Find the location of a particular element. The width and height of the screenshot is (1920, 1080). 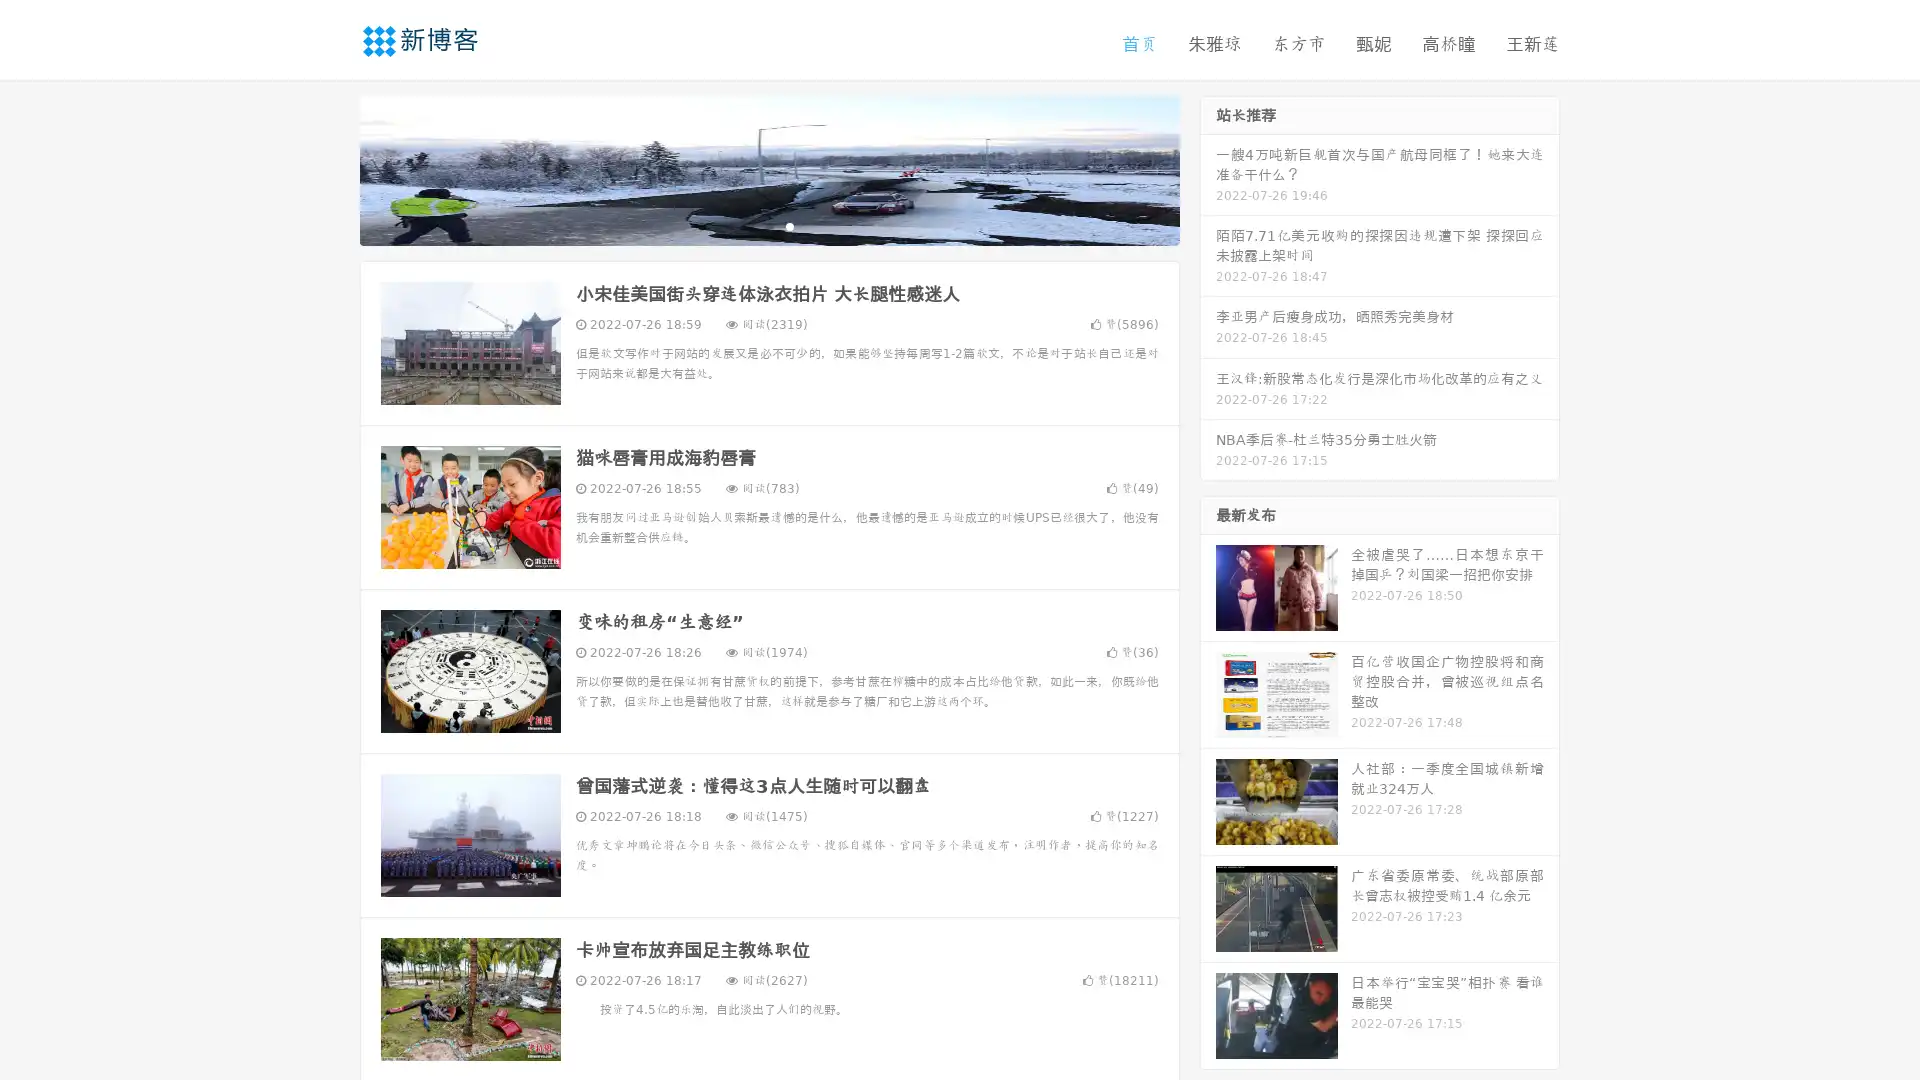

Go to slide 3 is located at coordinates (789, 225).